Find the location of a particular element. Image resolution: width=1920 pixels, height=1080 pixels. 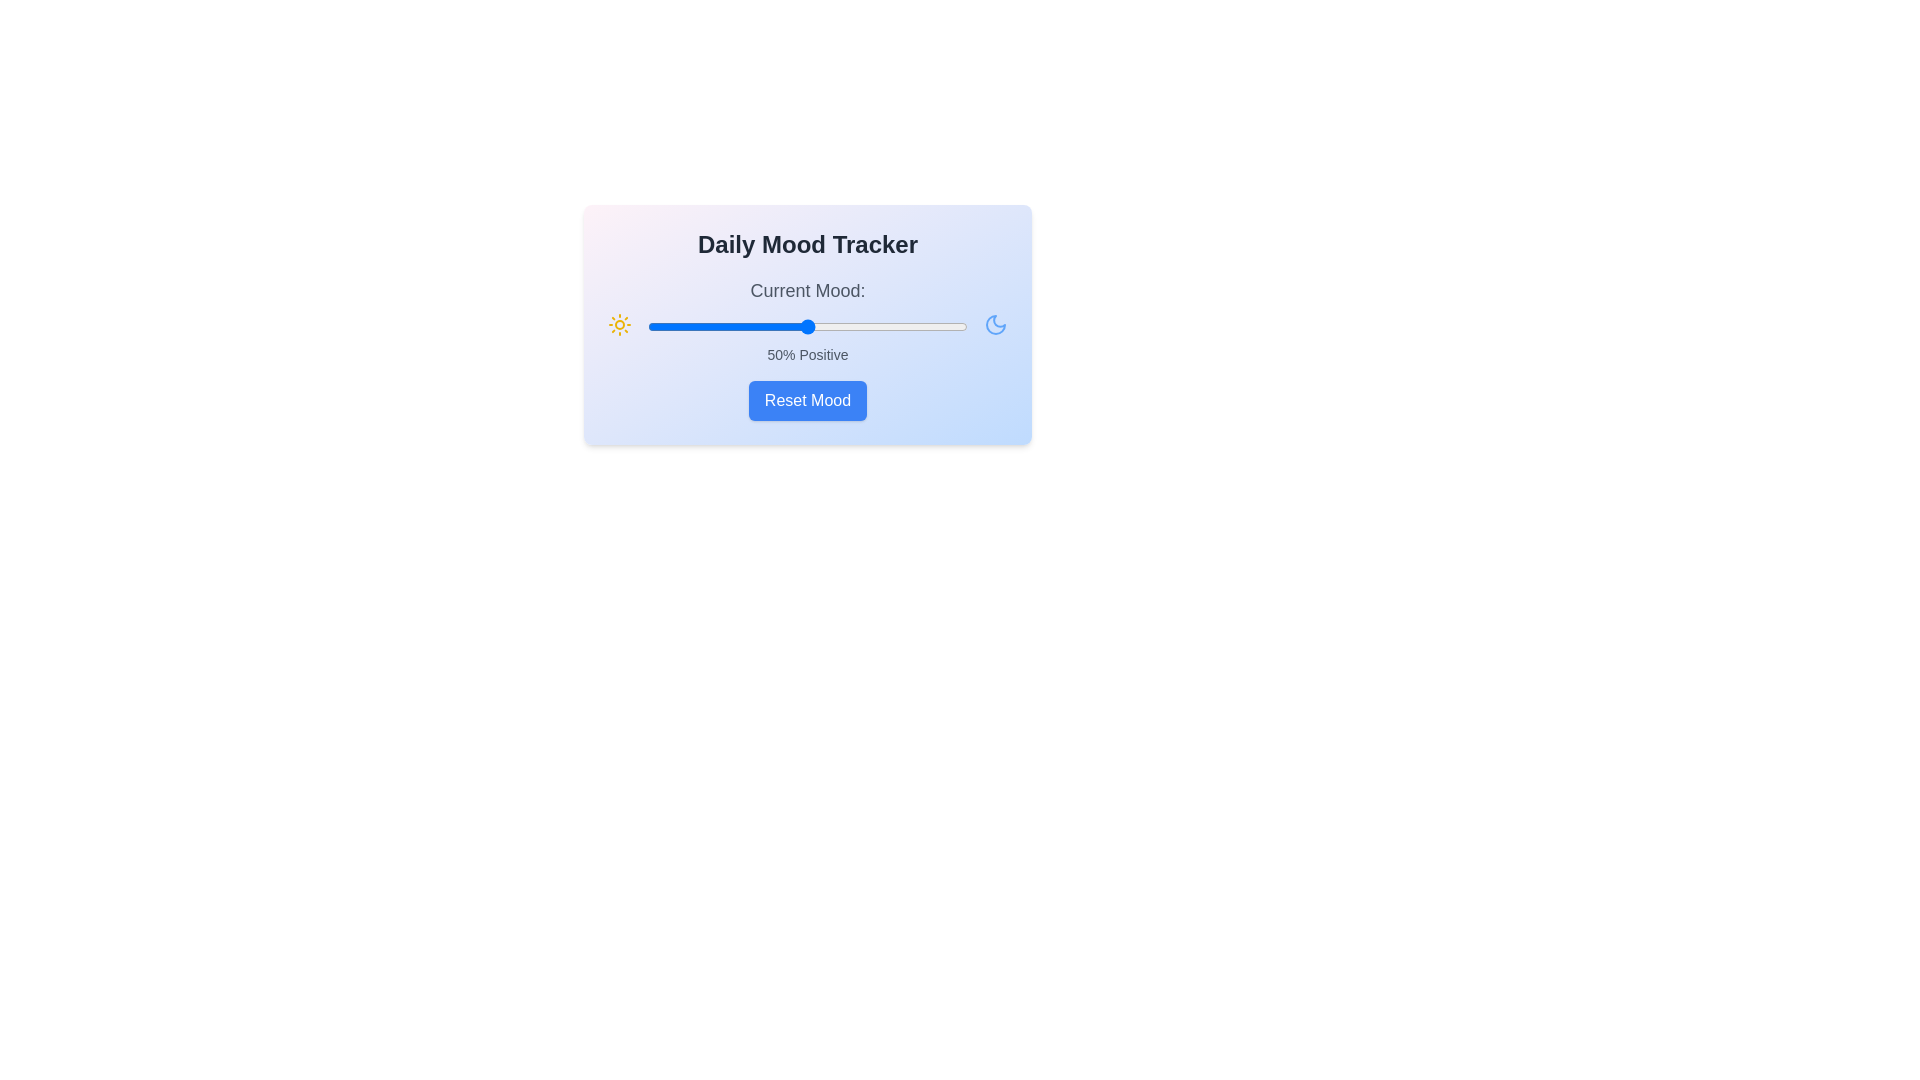

the mood slider is located at coordinates (683, 326).